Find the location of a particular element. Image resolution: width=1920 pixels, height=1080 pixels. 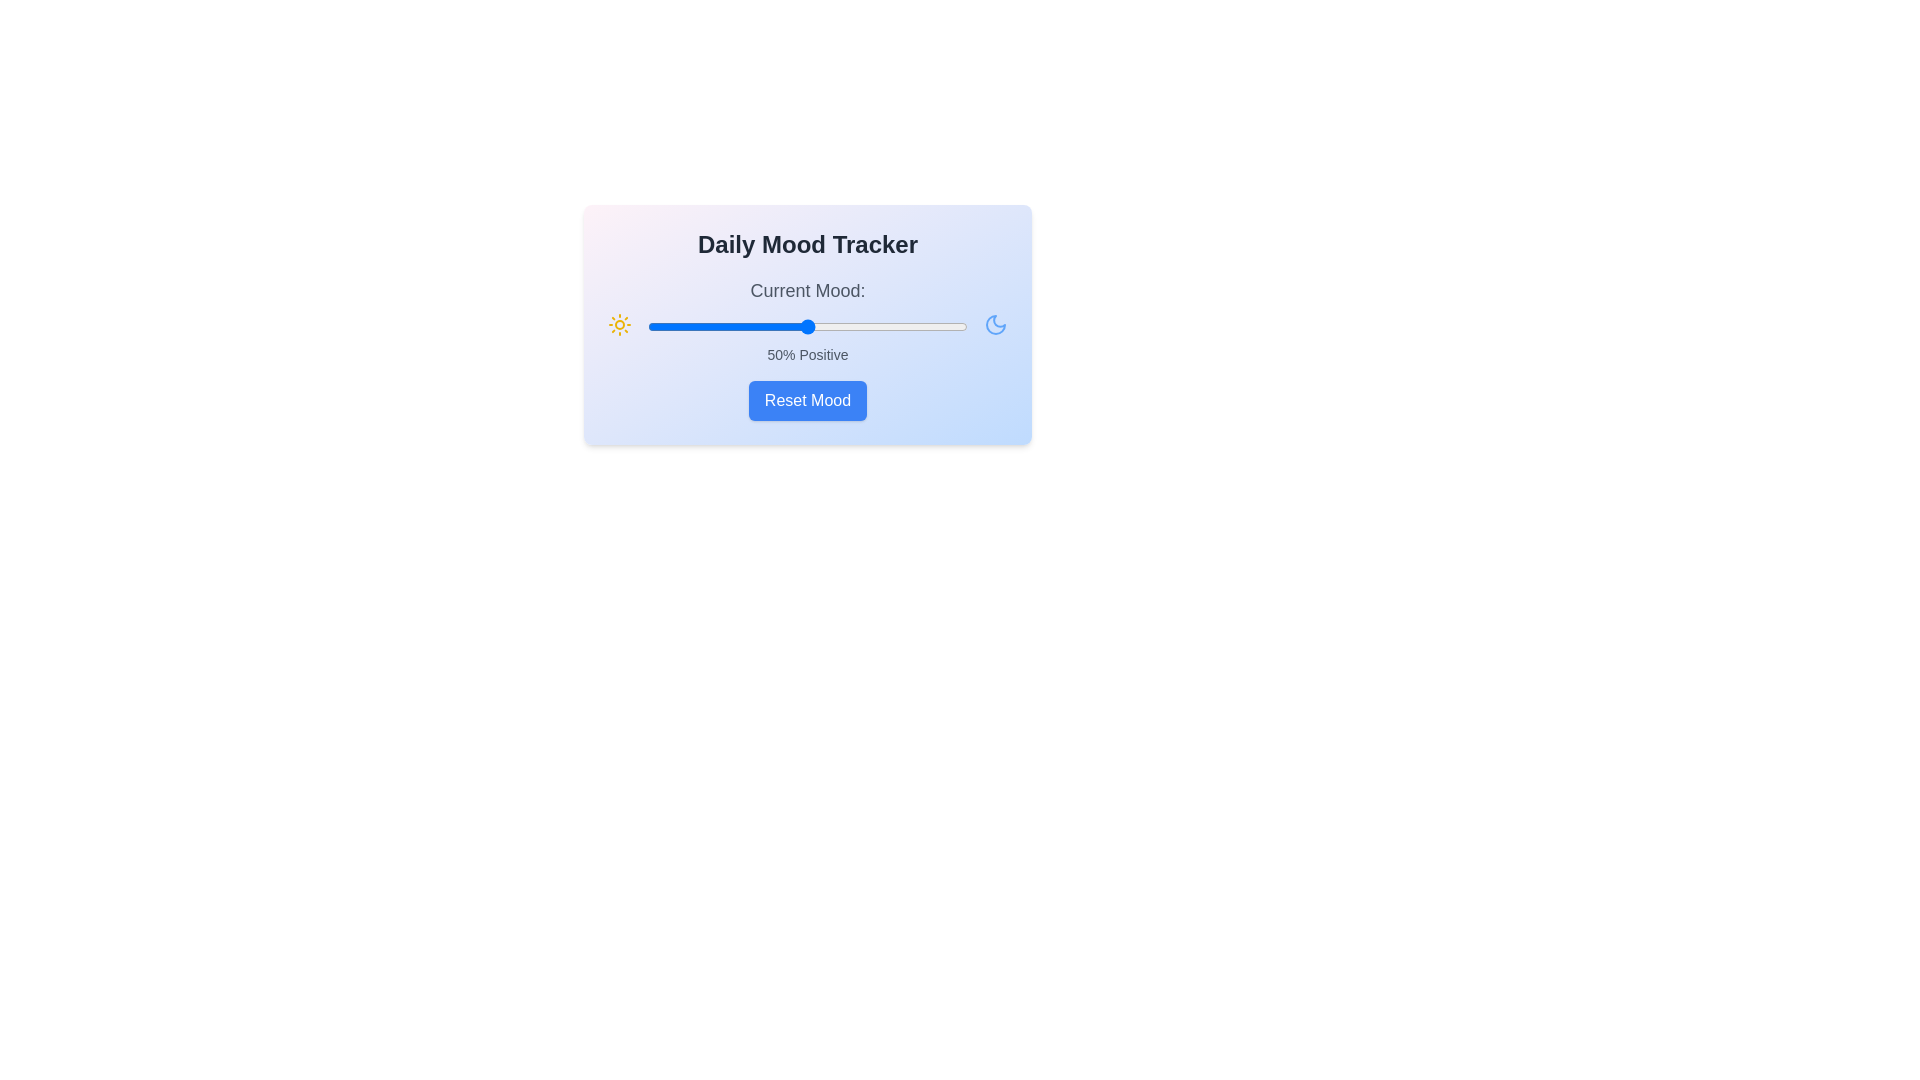

the mood slider is located at coordinates (683, 326).